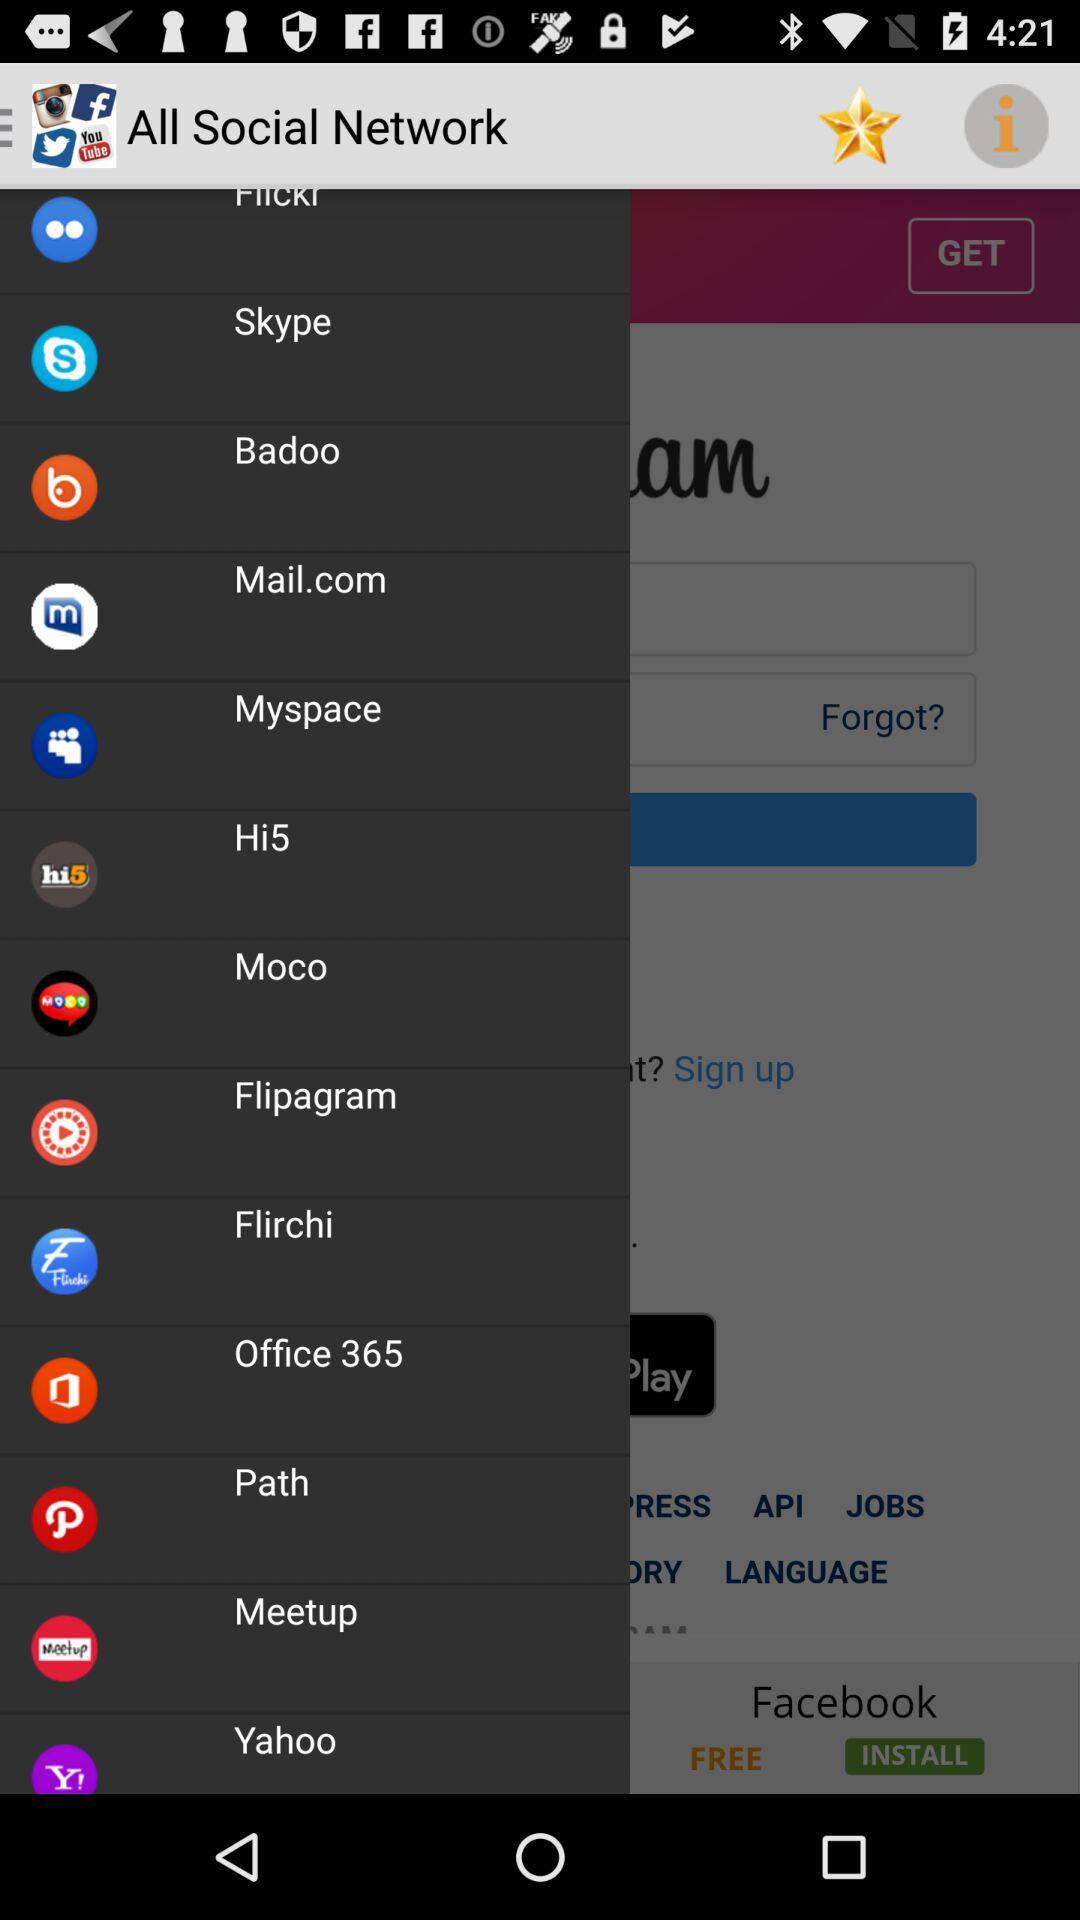  I want to click on yahoo tab, so click(540, 1726).